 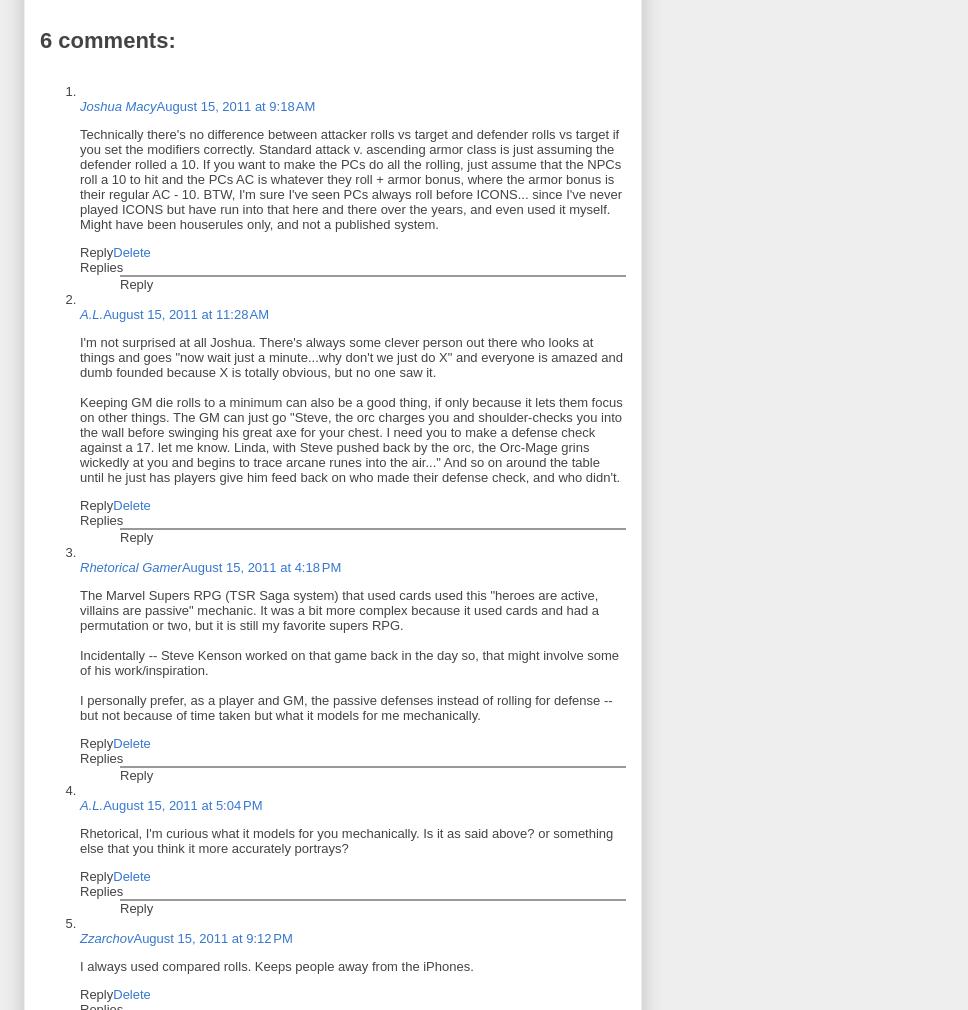 What do you see at coordinates (234, 104) in the screenshot?
I see `'August 15, 2011 at 9:18 AM'` at bounding box center [234, 104].